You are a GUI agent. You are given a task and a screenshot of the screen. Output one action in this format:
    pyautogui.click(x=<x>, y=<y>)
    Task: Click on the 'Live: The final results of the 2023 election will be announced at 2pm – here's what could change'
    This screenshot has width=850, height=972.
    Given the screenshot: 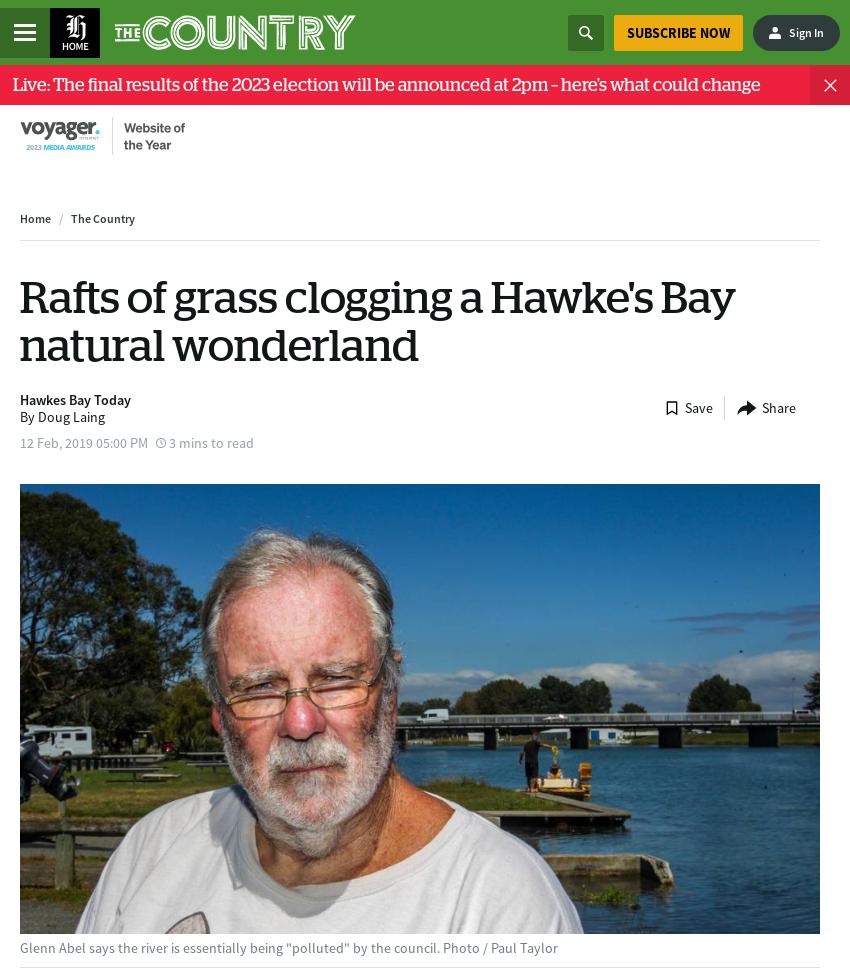 What is the action you would take?
    pyautogui.click(x=387, y=83)
    